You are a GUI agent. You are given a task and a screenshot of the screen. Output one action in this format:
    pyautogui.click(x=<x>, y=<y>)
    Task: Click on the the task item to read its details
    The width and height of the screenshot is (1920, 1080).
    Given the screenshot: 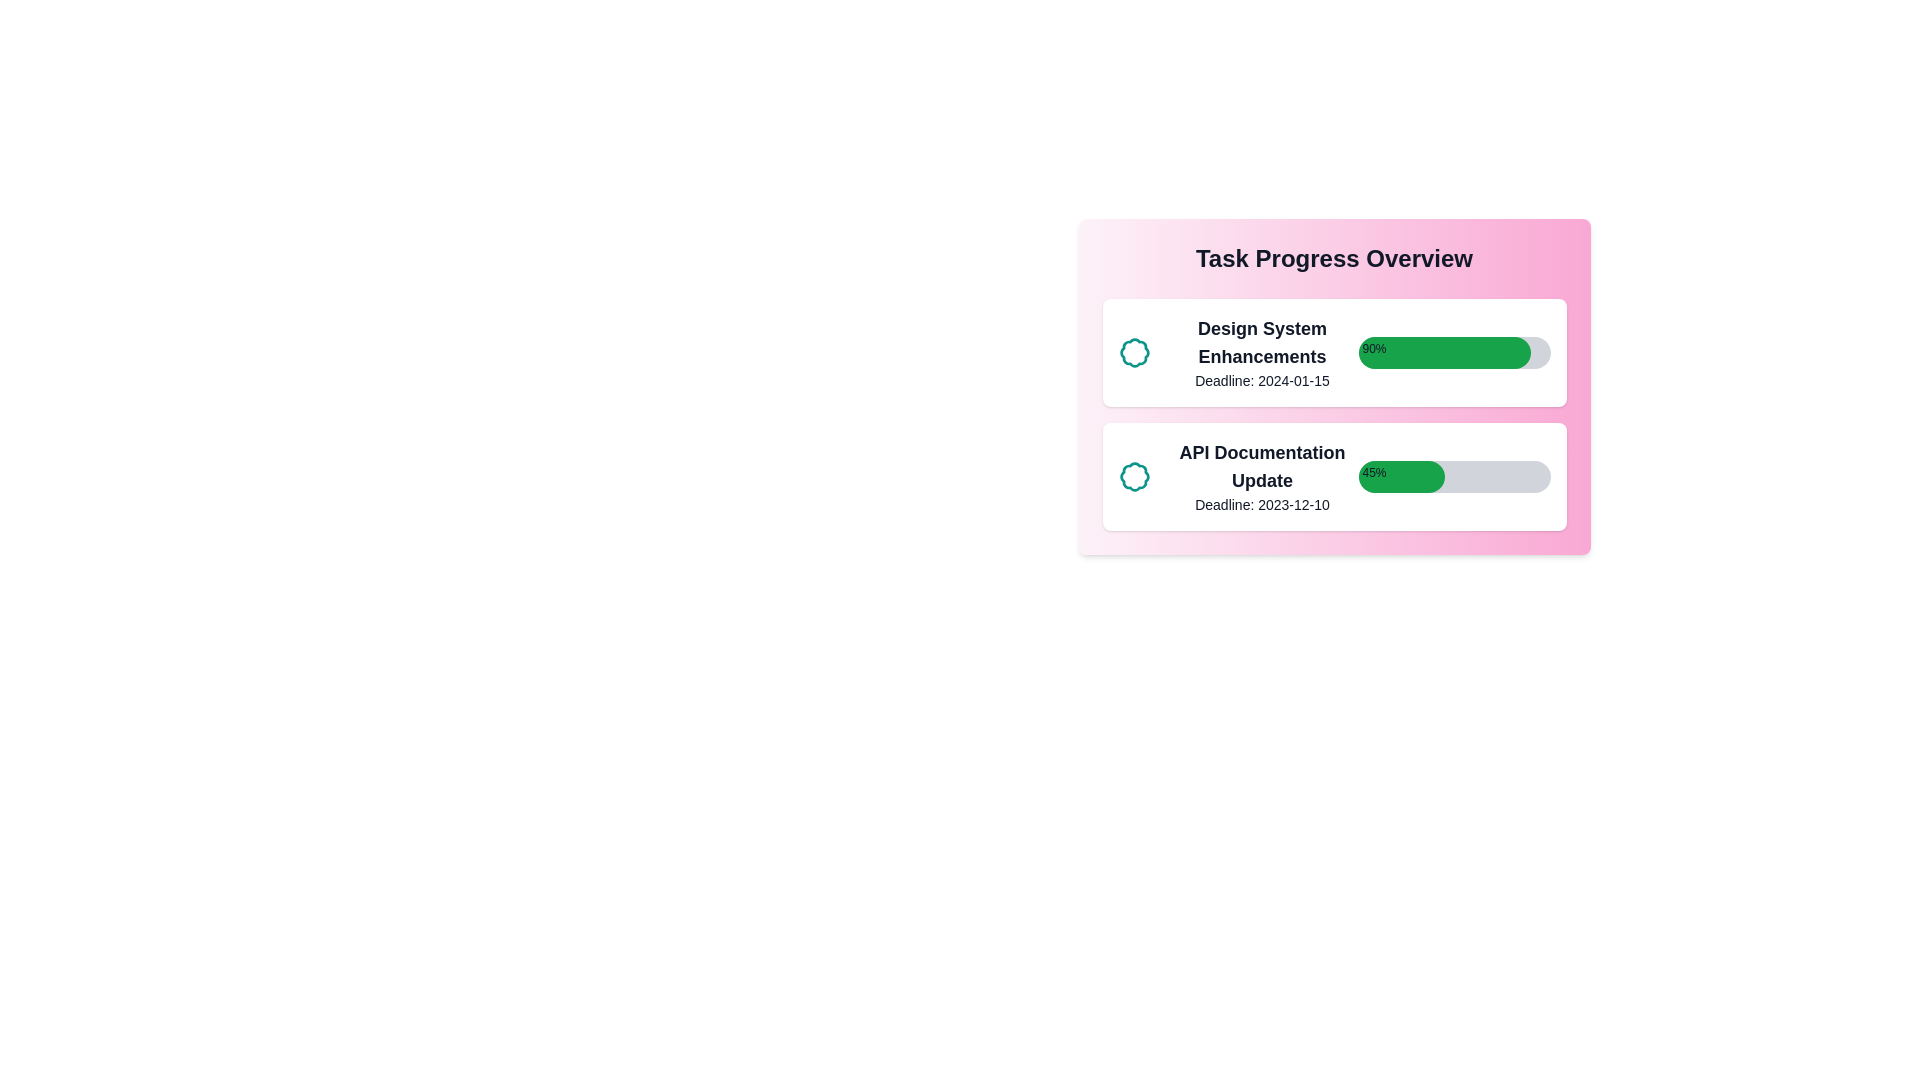 What is the action you would take?
    pyautogui.click(x=1334, y=352)
    